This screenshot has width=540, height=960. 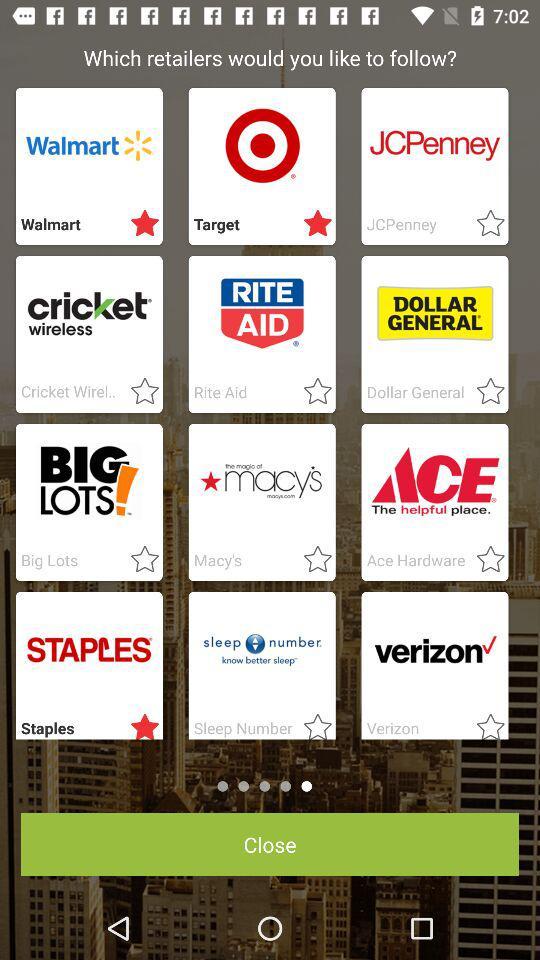 I want to click on starred, so click(x=312, y=722).